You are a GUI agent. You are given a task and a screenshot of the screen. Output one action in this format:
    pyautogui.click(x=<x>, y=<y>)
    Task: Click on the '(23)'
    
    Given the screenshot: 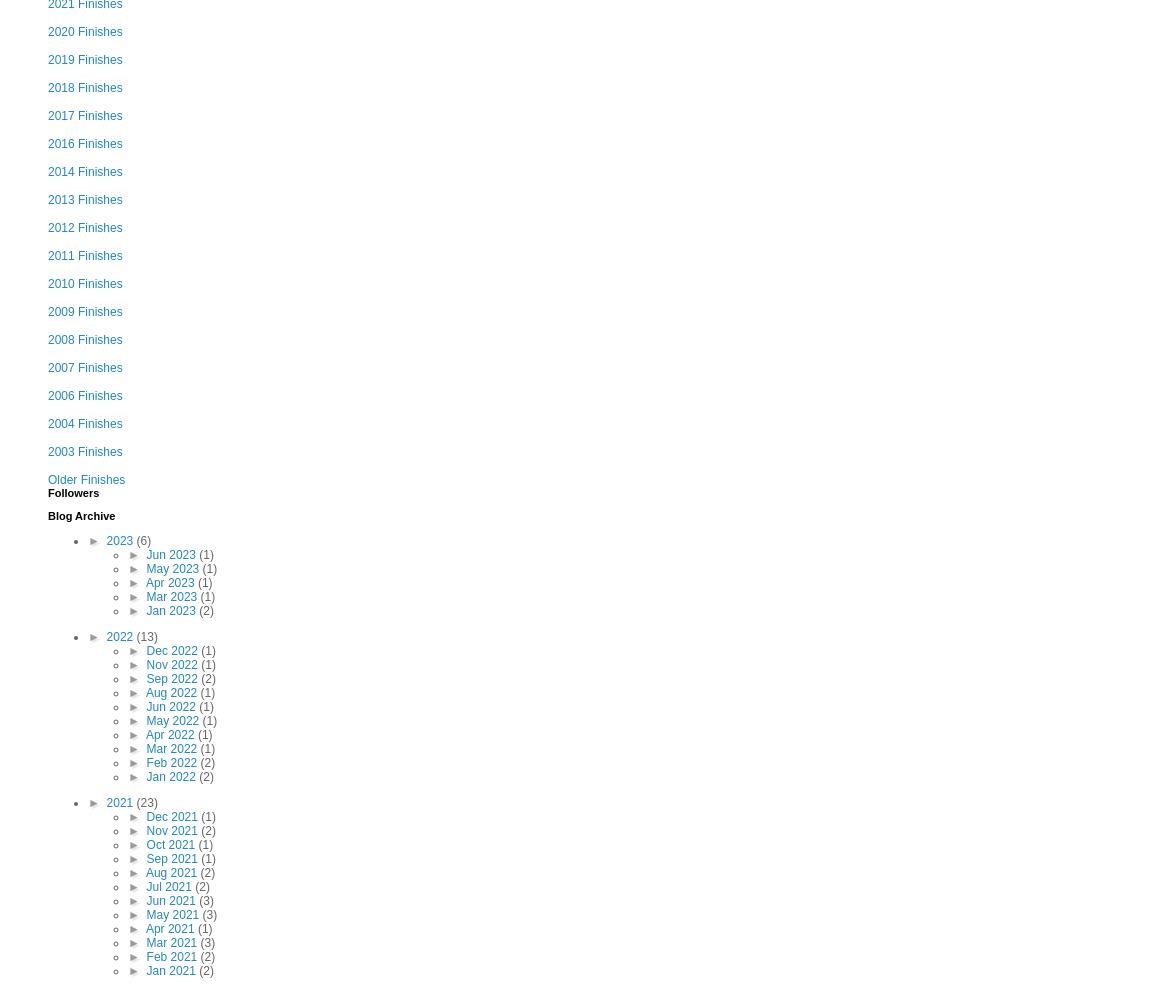 What is the action you would take?
    pyautogui.click(x=145, y=802)
    